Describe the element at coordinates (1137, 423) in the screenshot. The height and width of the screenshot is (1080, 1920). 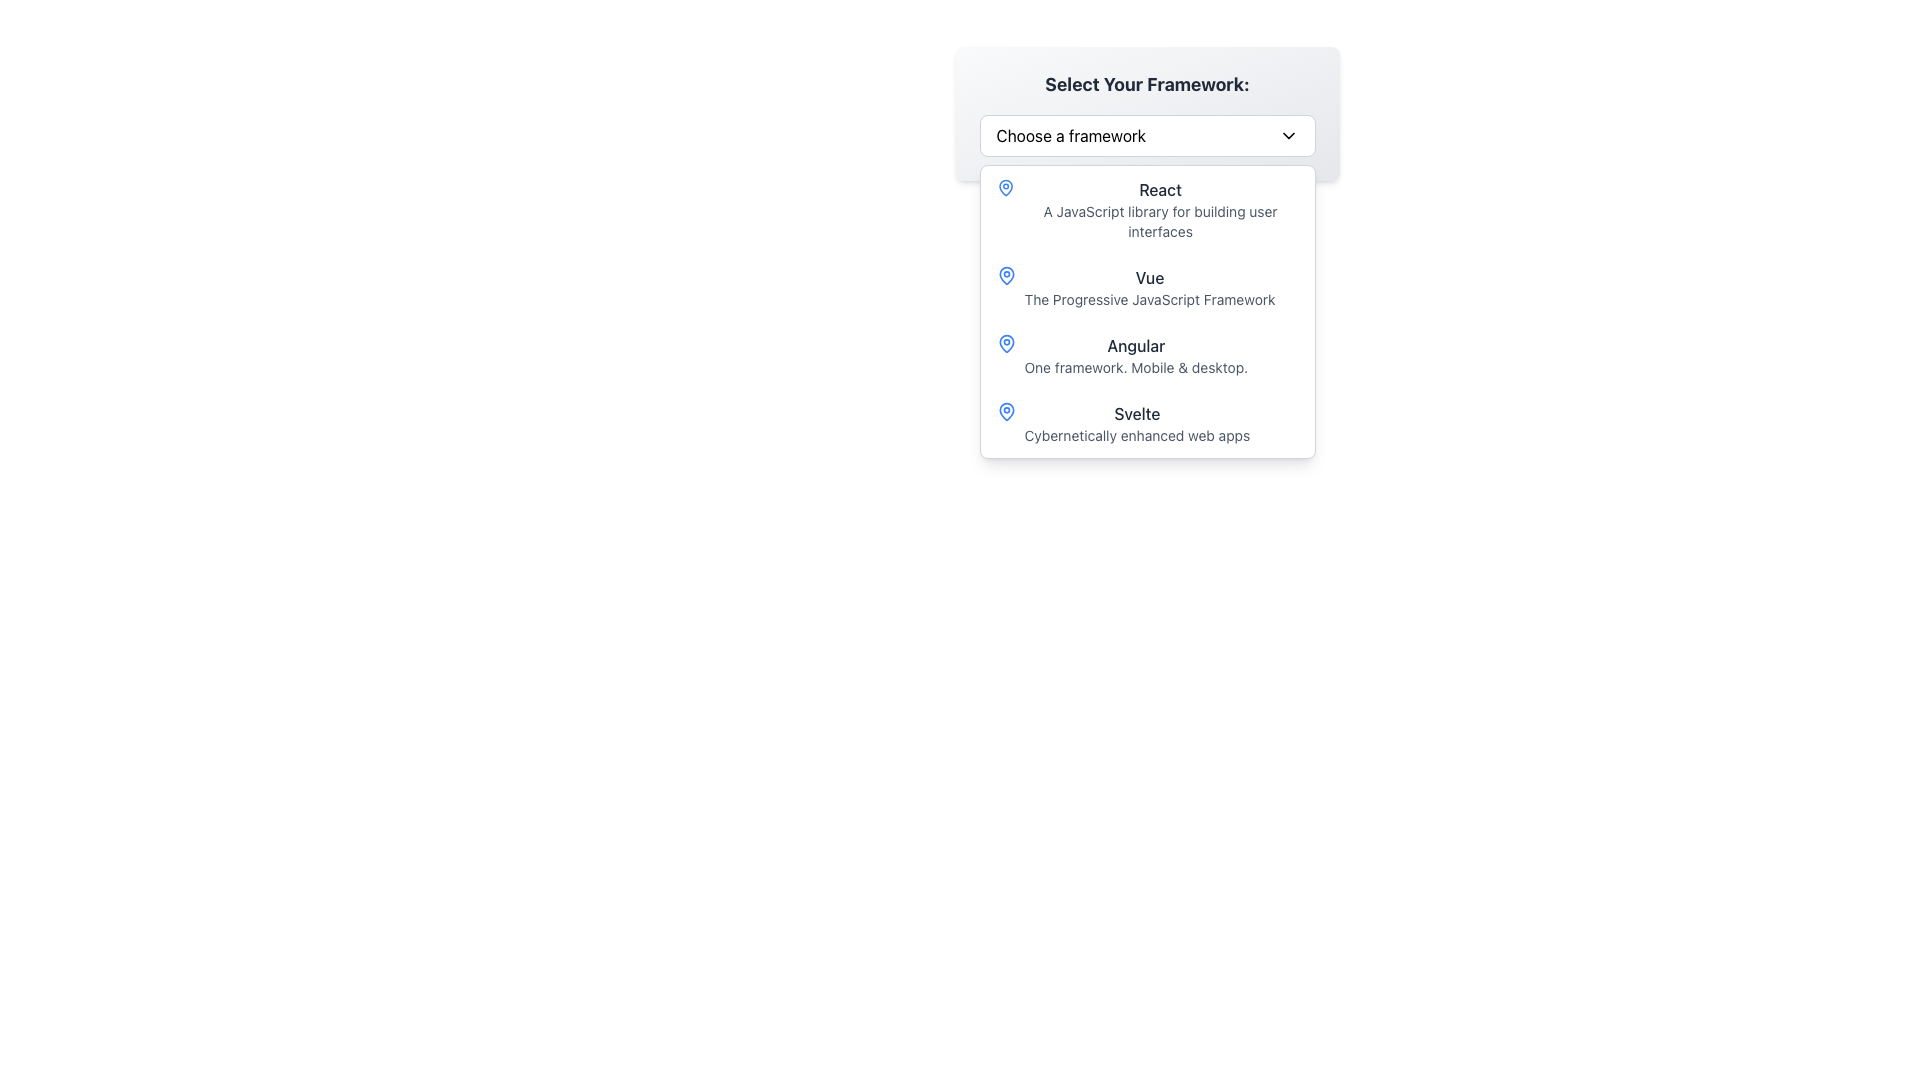
I see `the 'Svelte' option in the 'Select Your Framework:' dropdown menu, which is the fourth option below React, Vue, and Angular` at that location.